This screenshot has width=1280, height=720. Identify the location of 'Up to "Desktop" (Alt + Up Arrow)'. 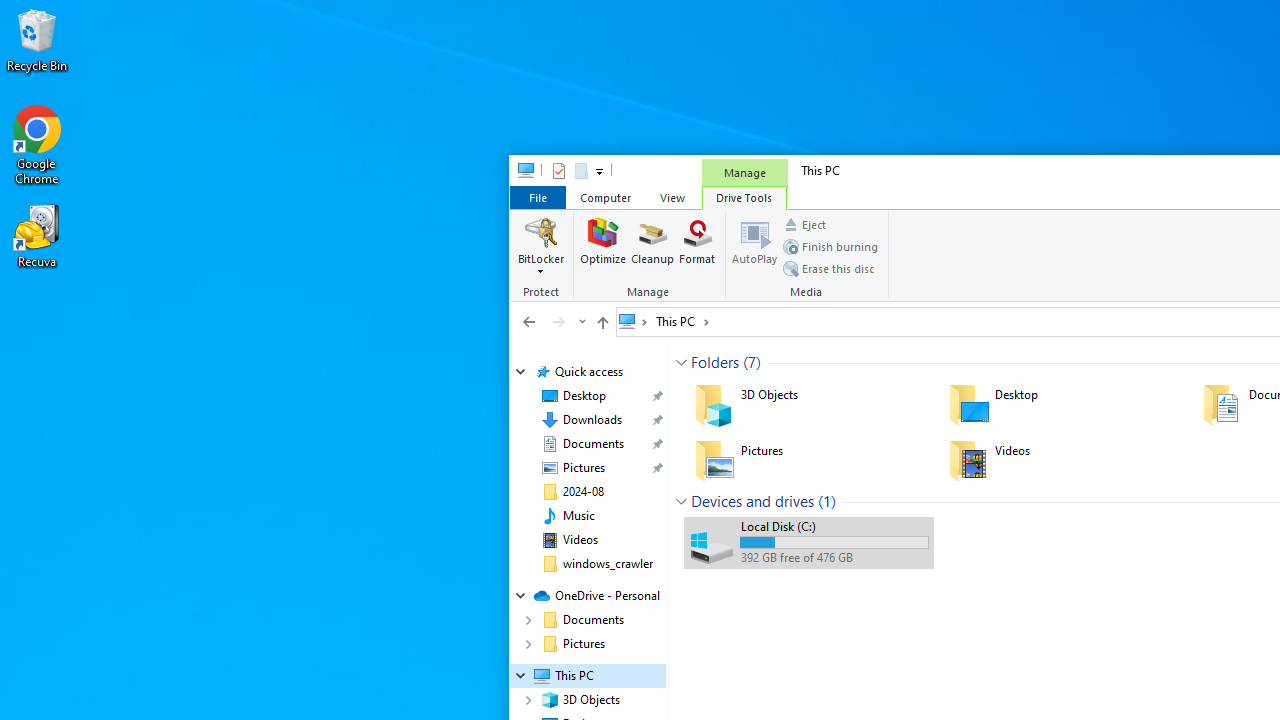
(601, 321).